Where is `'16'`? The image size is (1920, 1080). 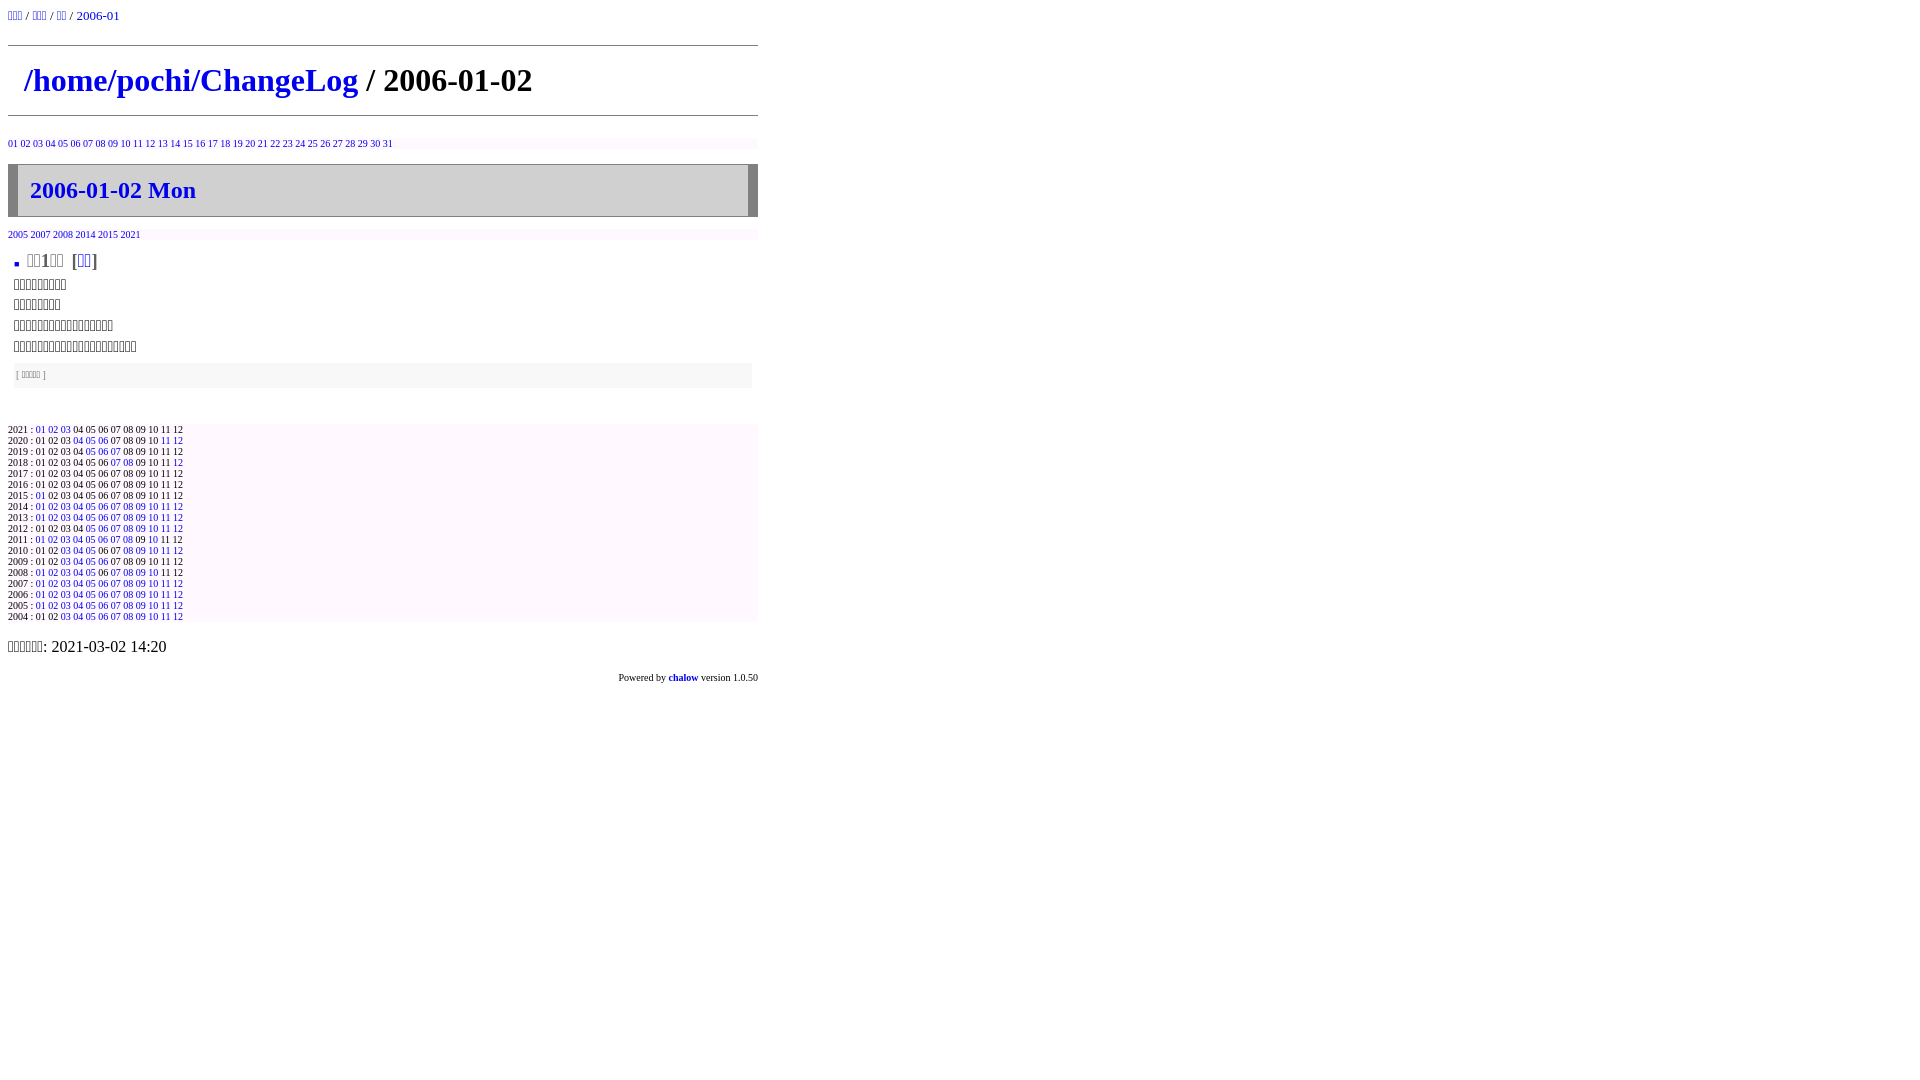 '16' is located at coordinates (200, 142).